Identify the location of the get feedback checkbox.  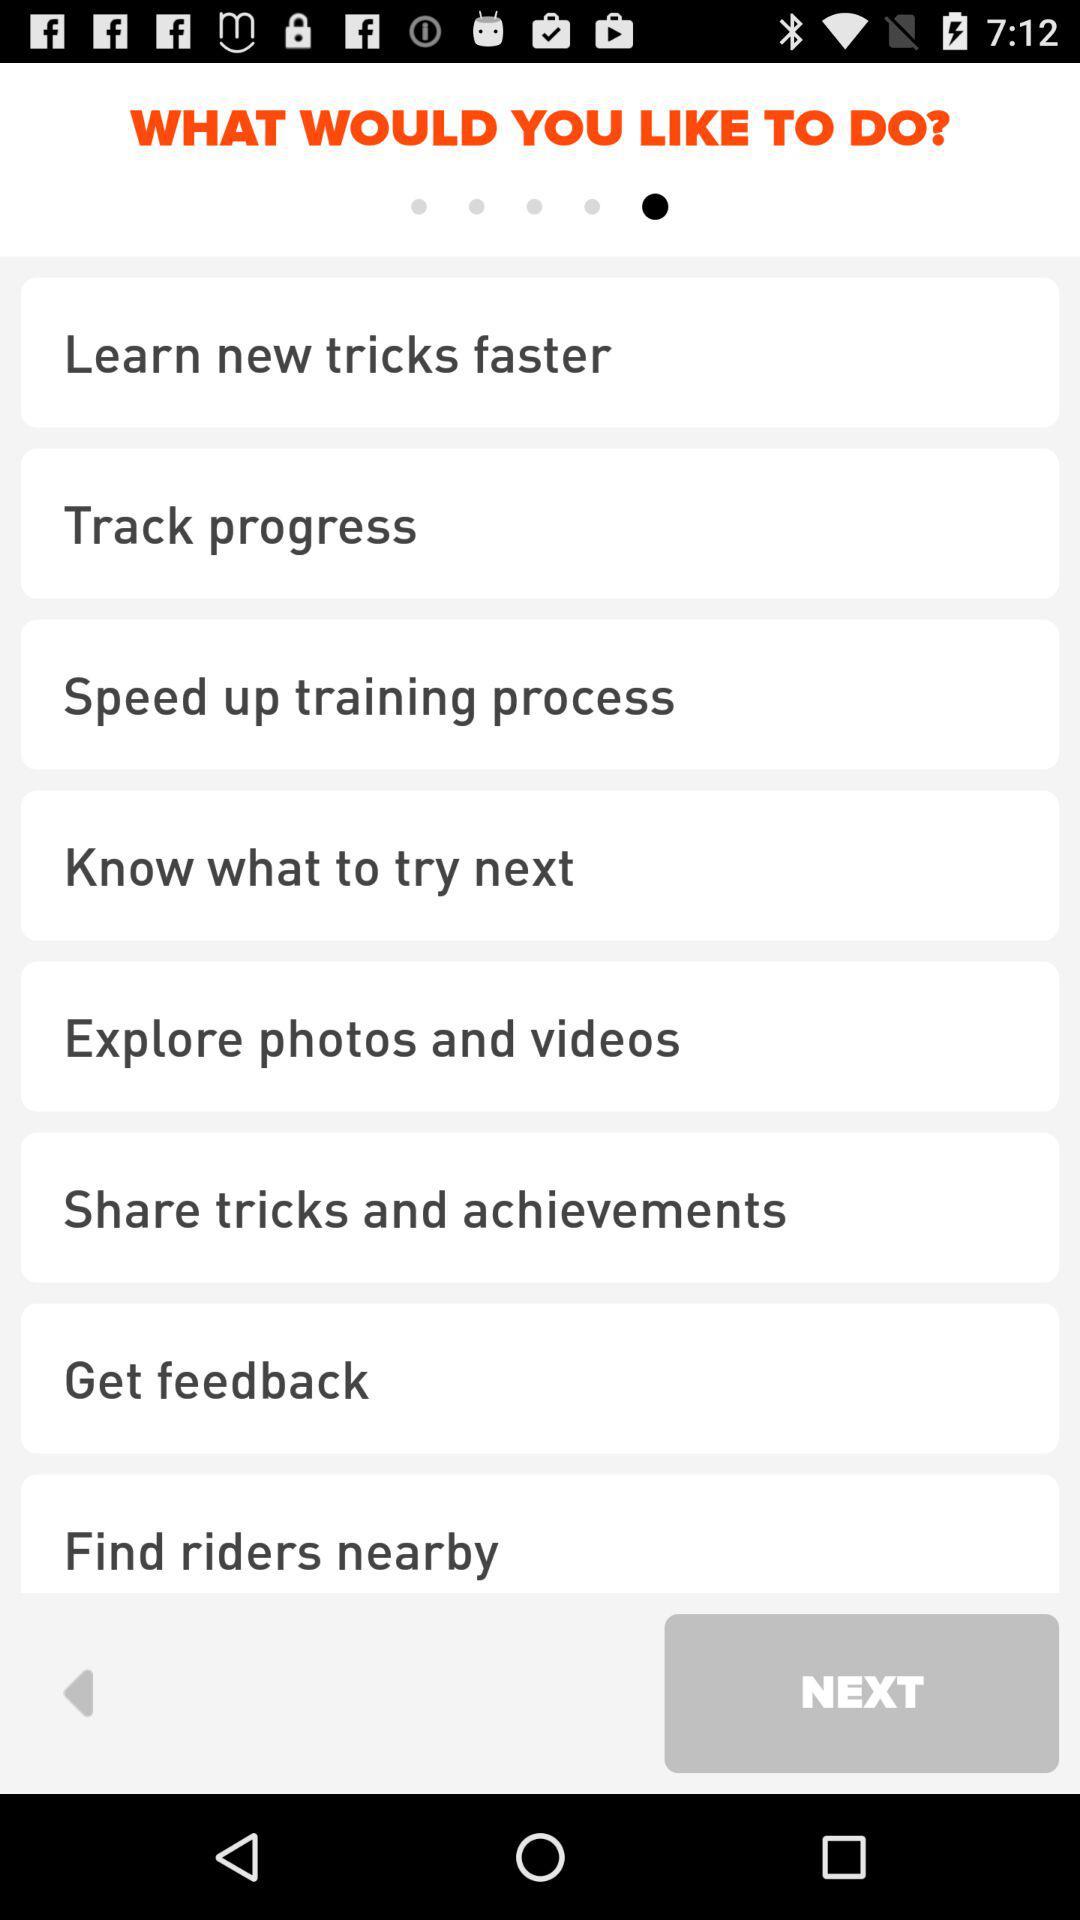
(540, 1377).